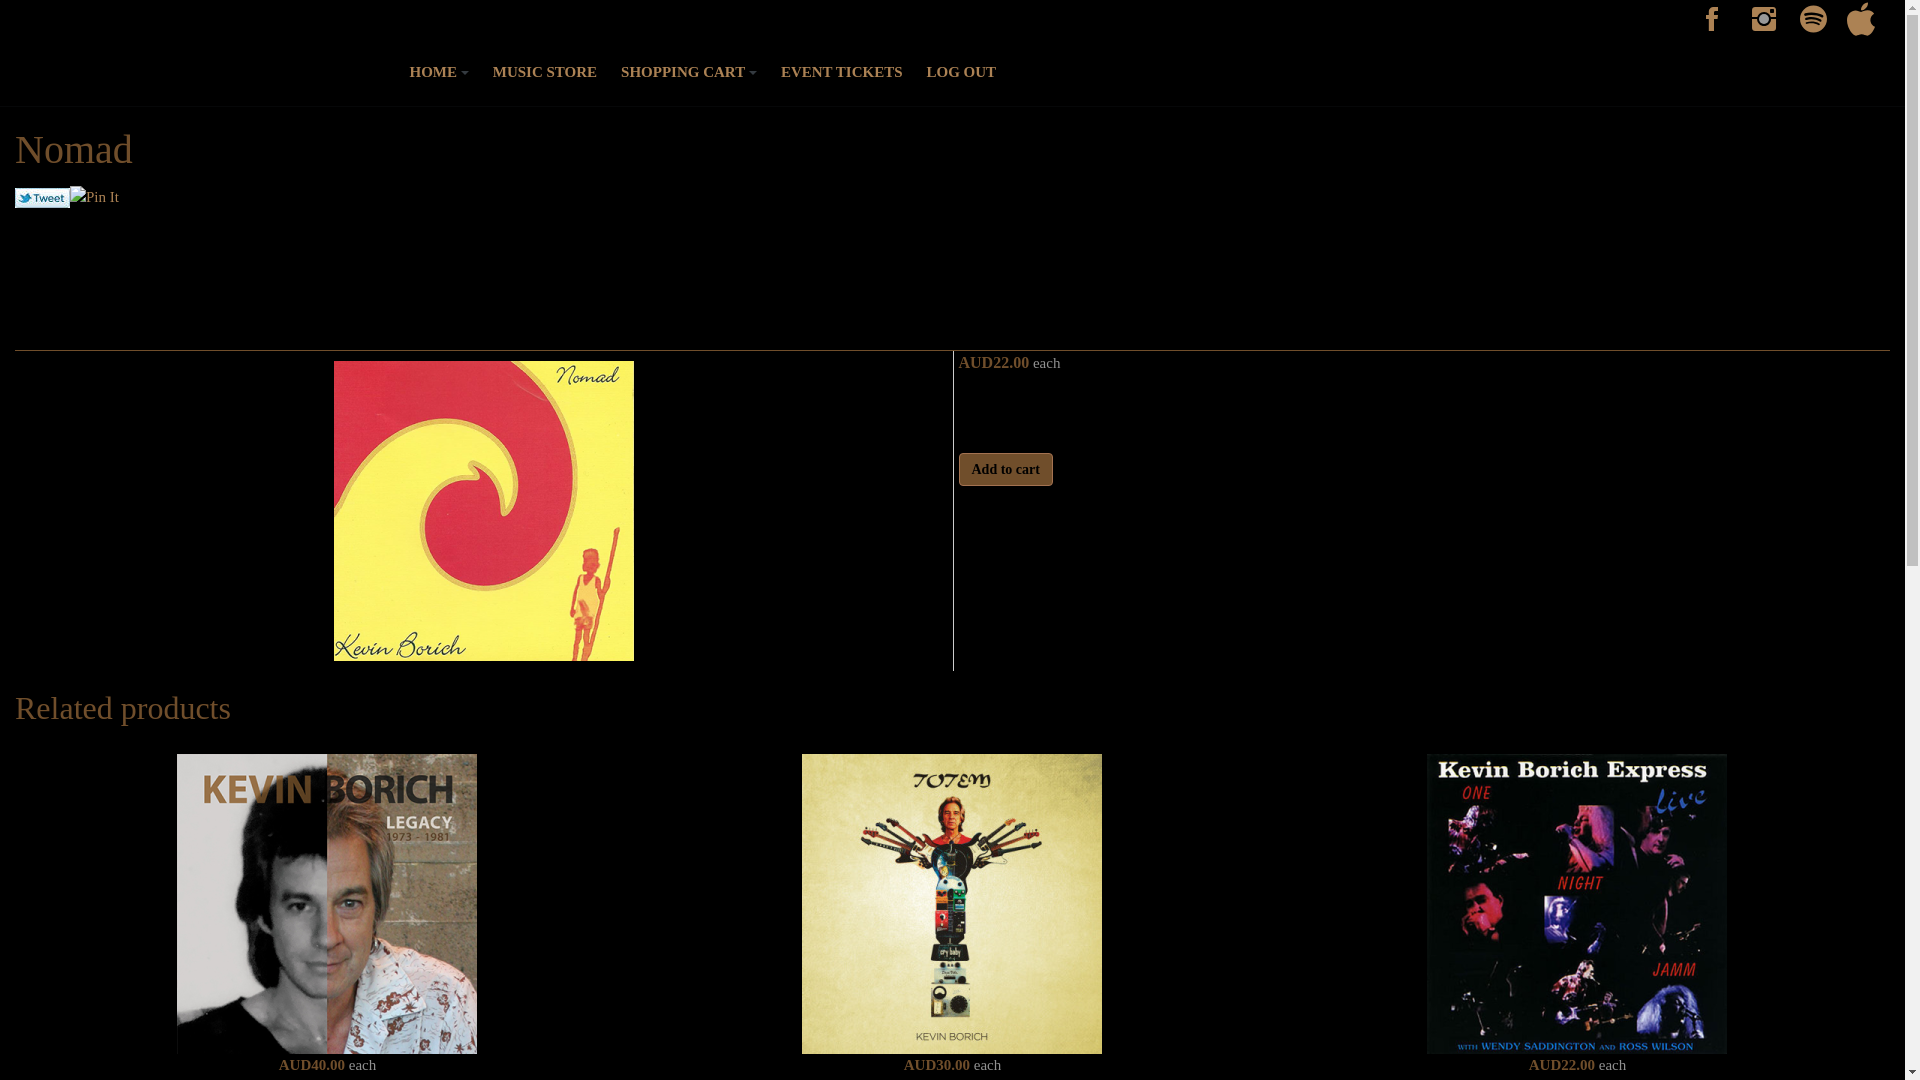 Image resolution: width=1920 pixels, height=1080 pixels. Describe the element at coordinates (484, 509) in the screenshot. I see `'Nomad'` at that location.